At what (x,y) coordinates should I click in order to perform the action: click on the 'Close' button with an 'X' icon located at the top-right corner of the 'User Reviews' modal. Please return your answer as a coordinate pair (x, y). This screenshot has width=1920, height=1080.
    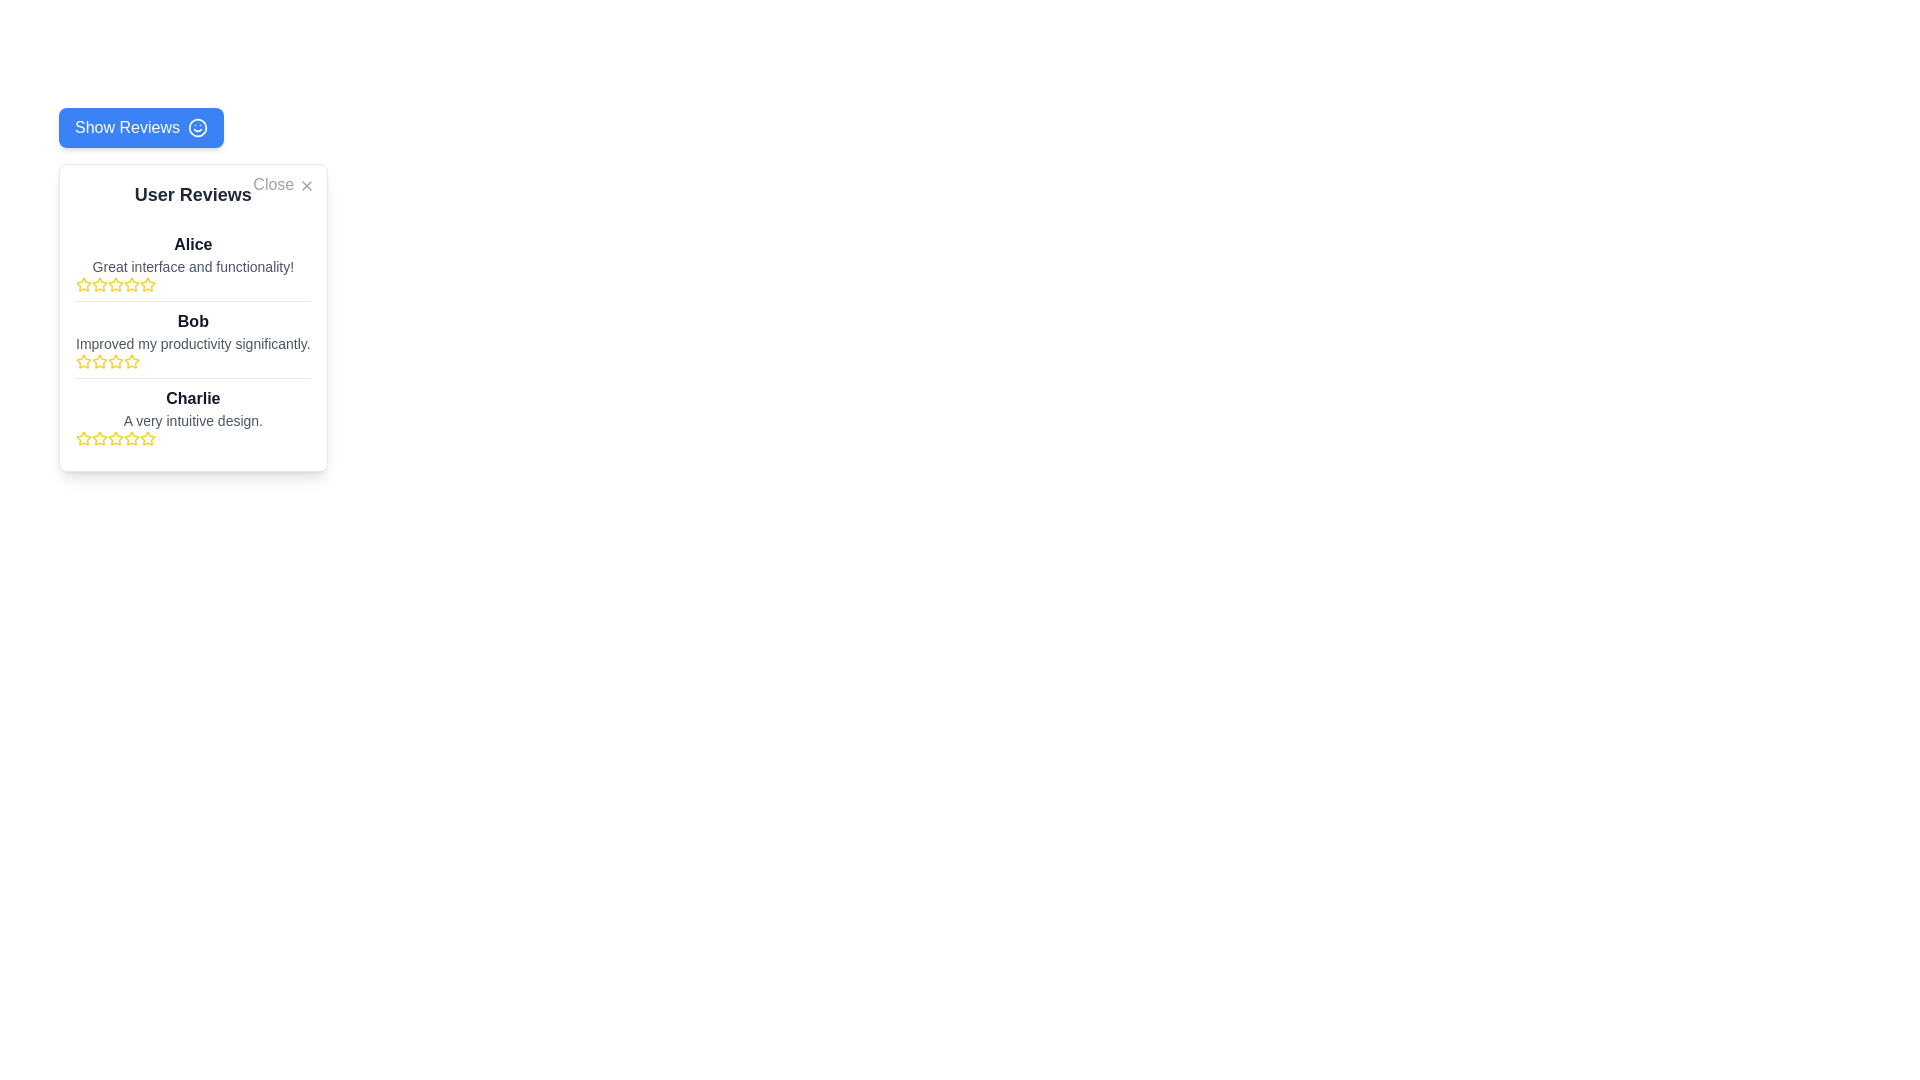
    Looking at the image, I should click on (282, 185).